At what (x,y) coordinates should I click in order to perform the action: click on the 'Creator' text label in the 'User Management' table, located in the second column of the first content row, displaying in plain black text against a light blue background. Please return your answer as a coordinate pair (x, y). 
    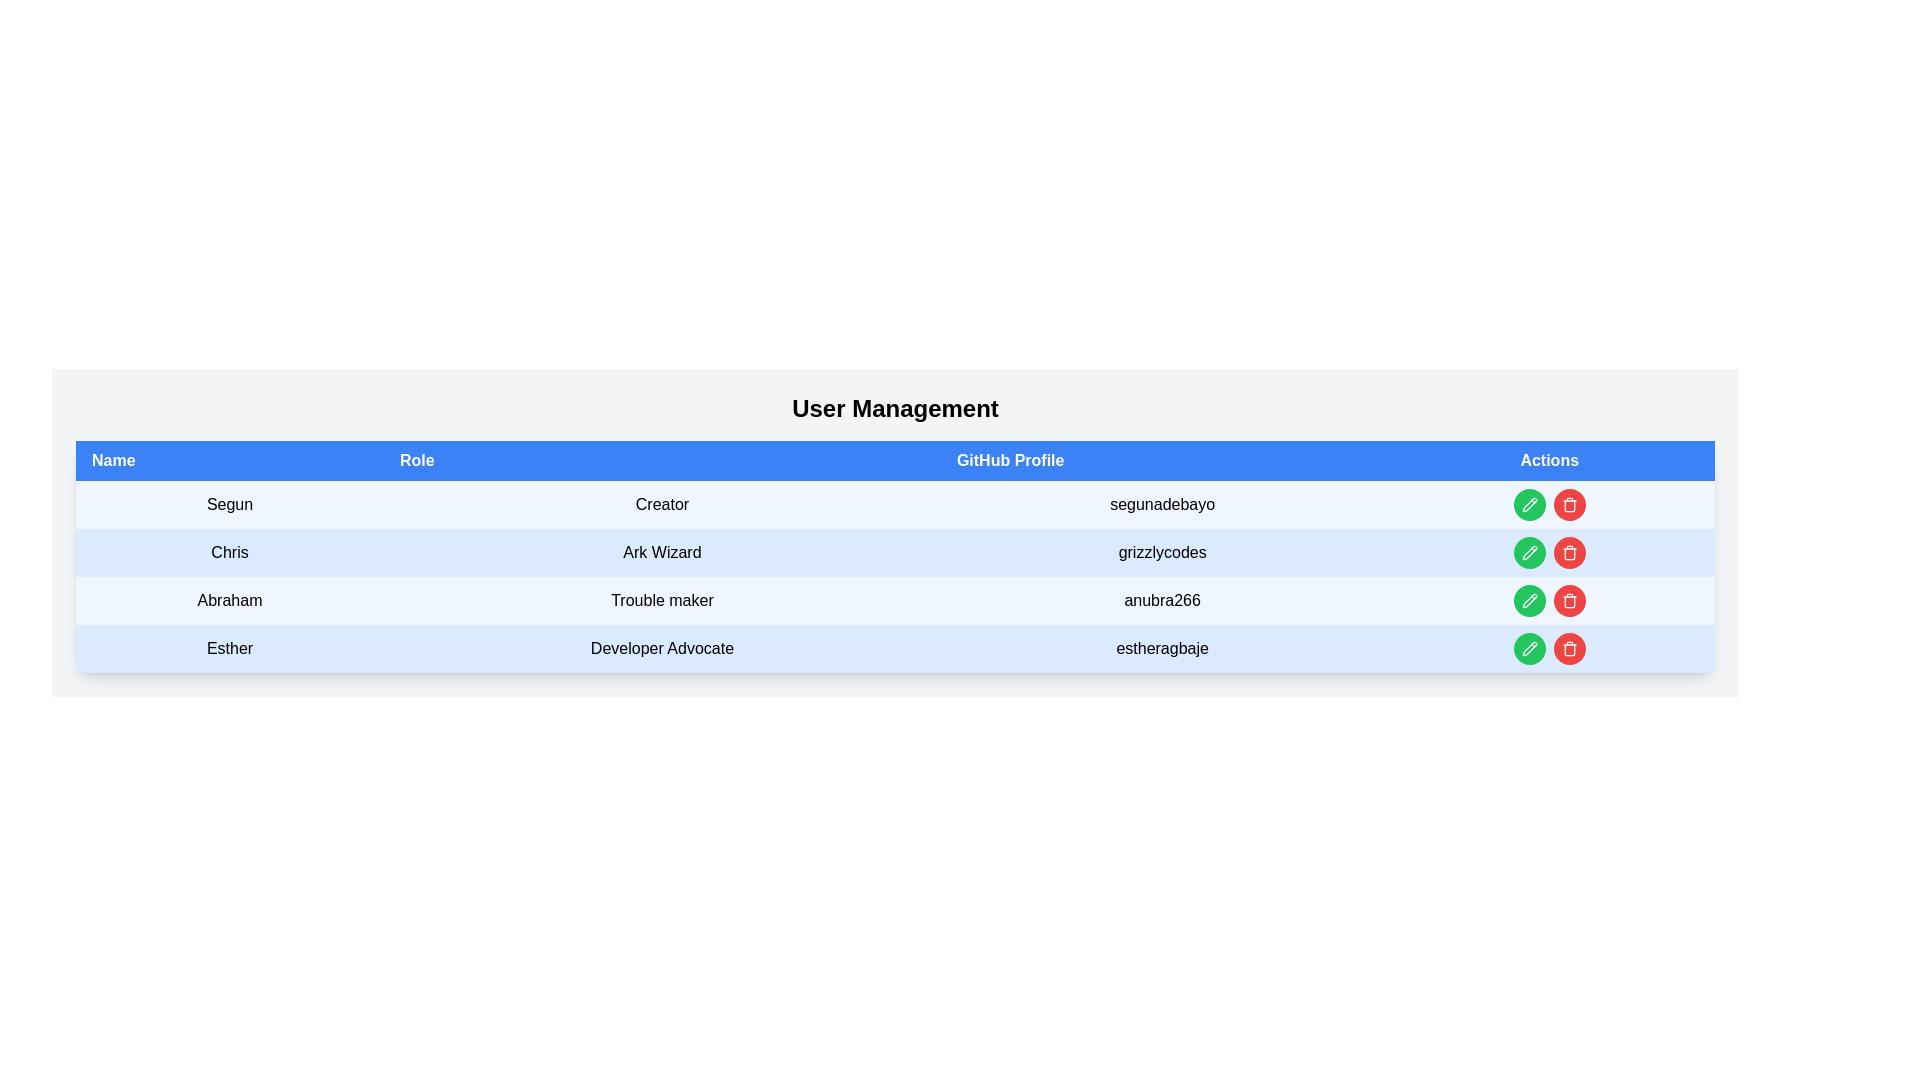
    Looking at the image, I should click on (662, 504).